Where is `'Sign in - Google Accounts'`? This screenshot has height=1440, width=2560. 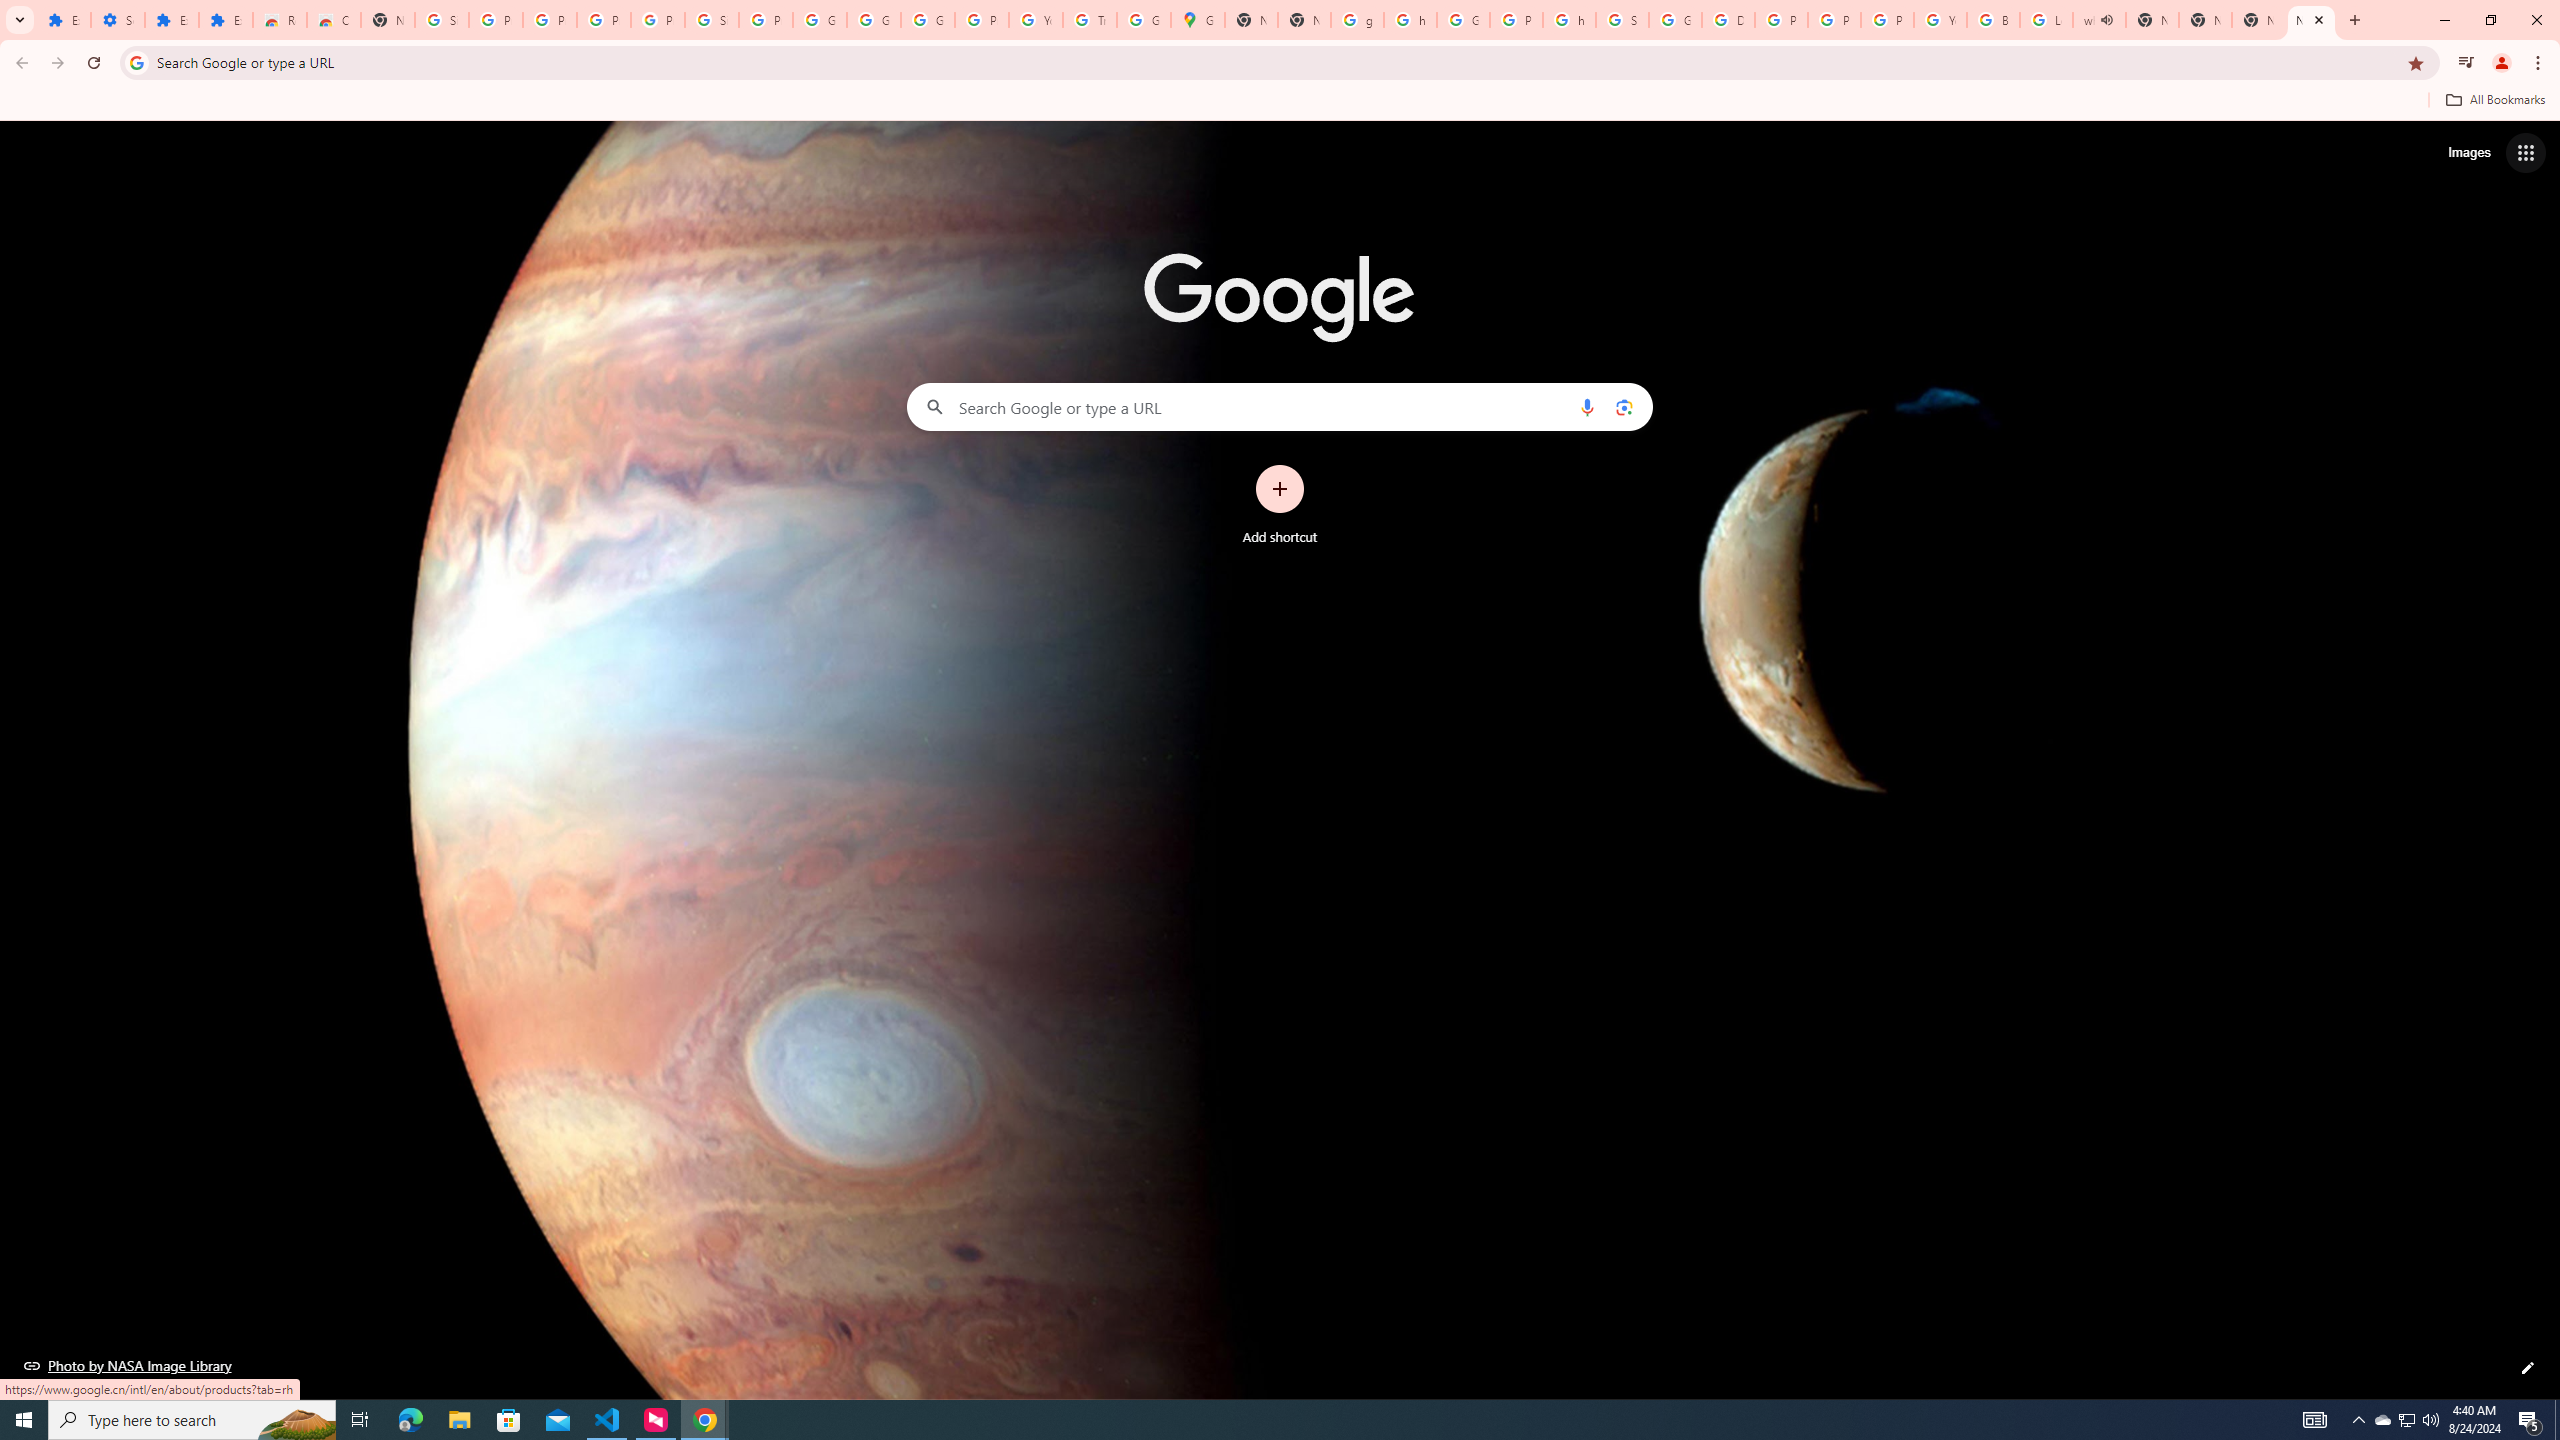 'Sign in - Google Accounts' is located at coordinates (441, 19).